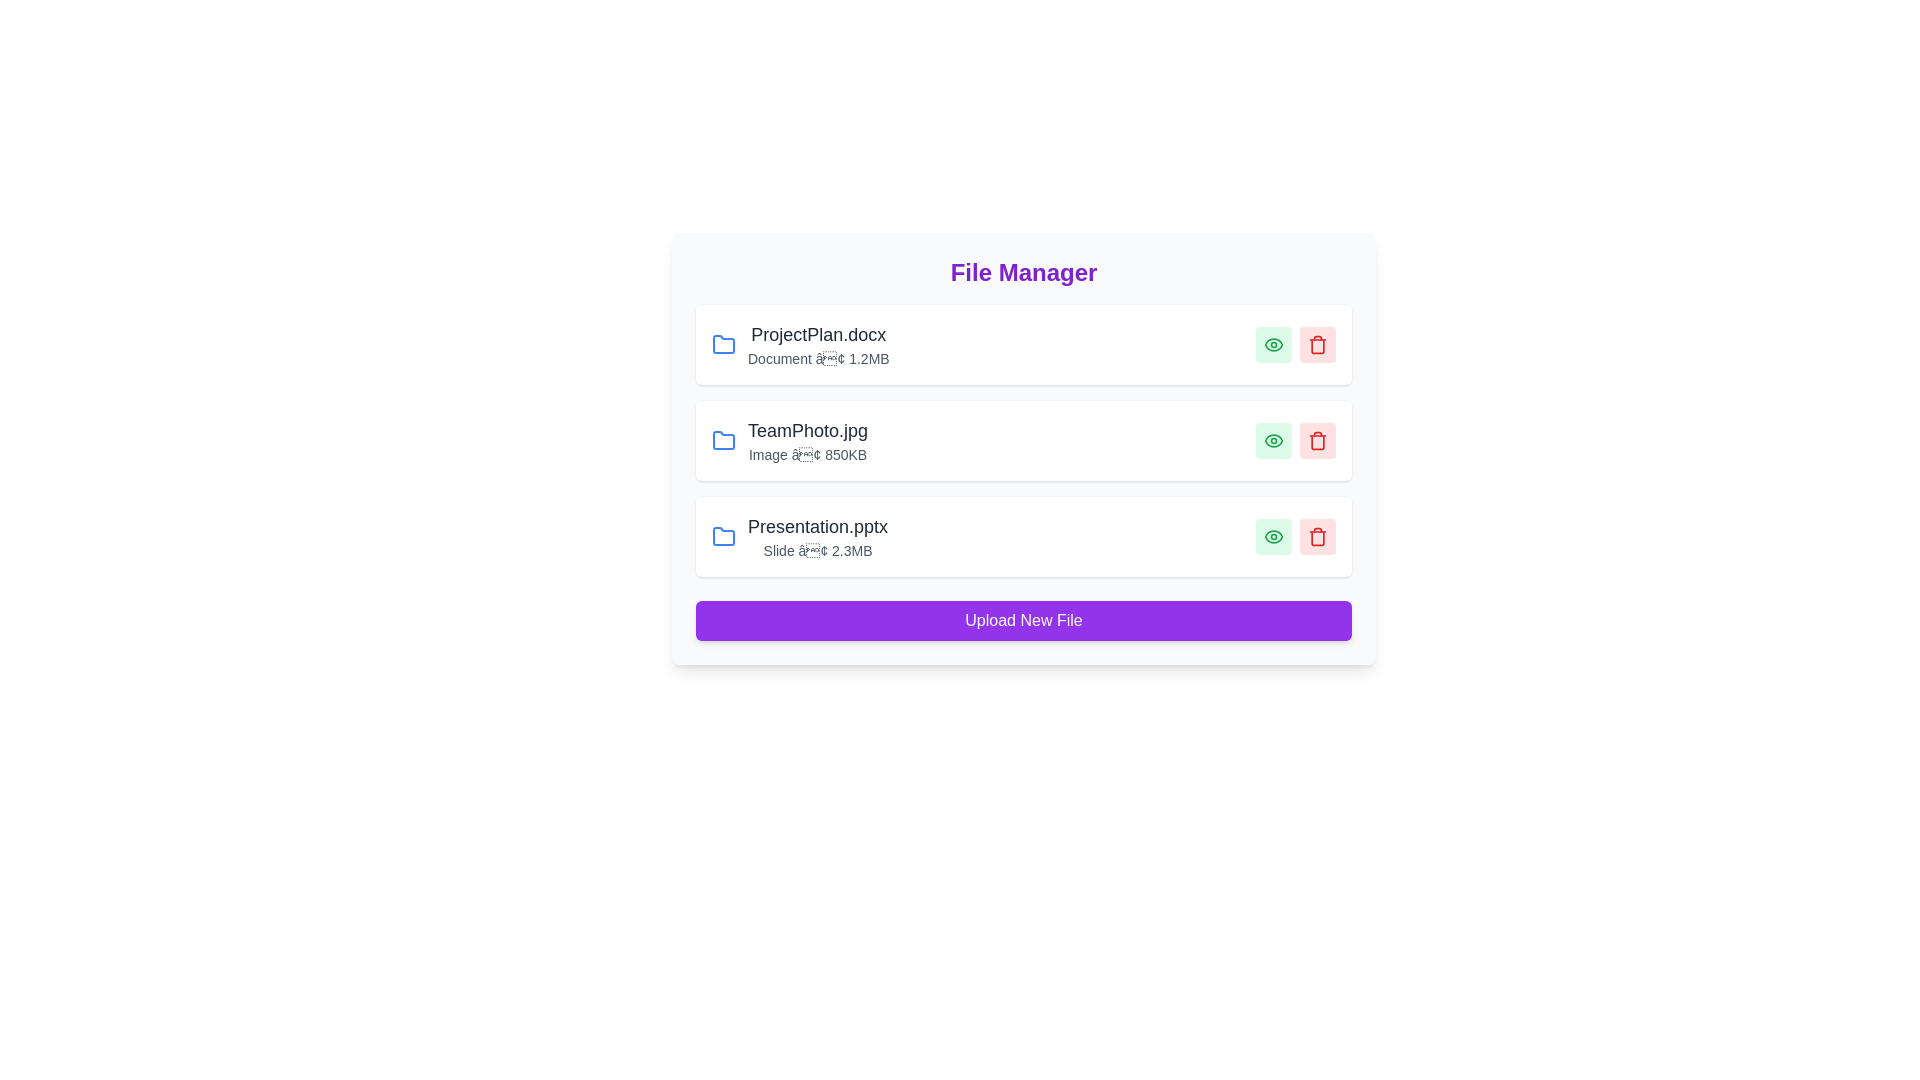 This screenshot has height=1080, width=1920. I want to click on the file details section to view additional information or interactions, so click(800, 343).